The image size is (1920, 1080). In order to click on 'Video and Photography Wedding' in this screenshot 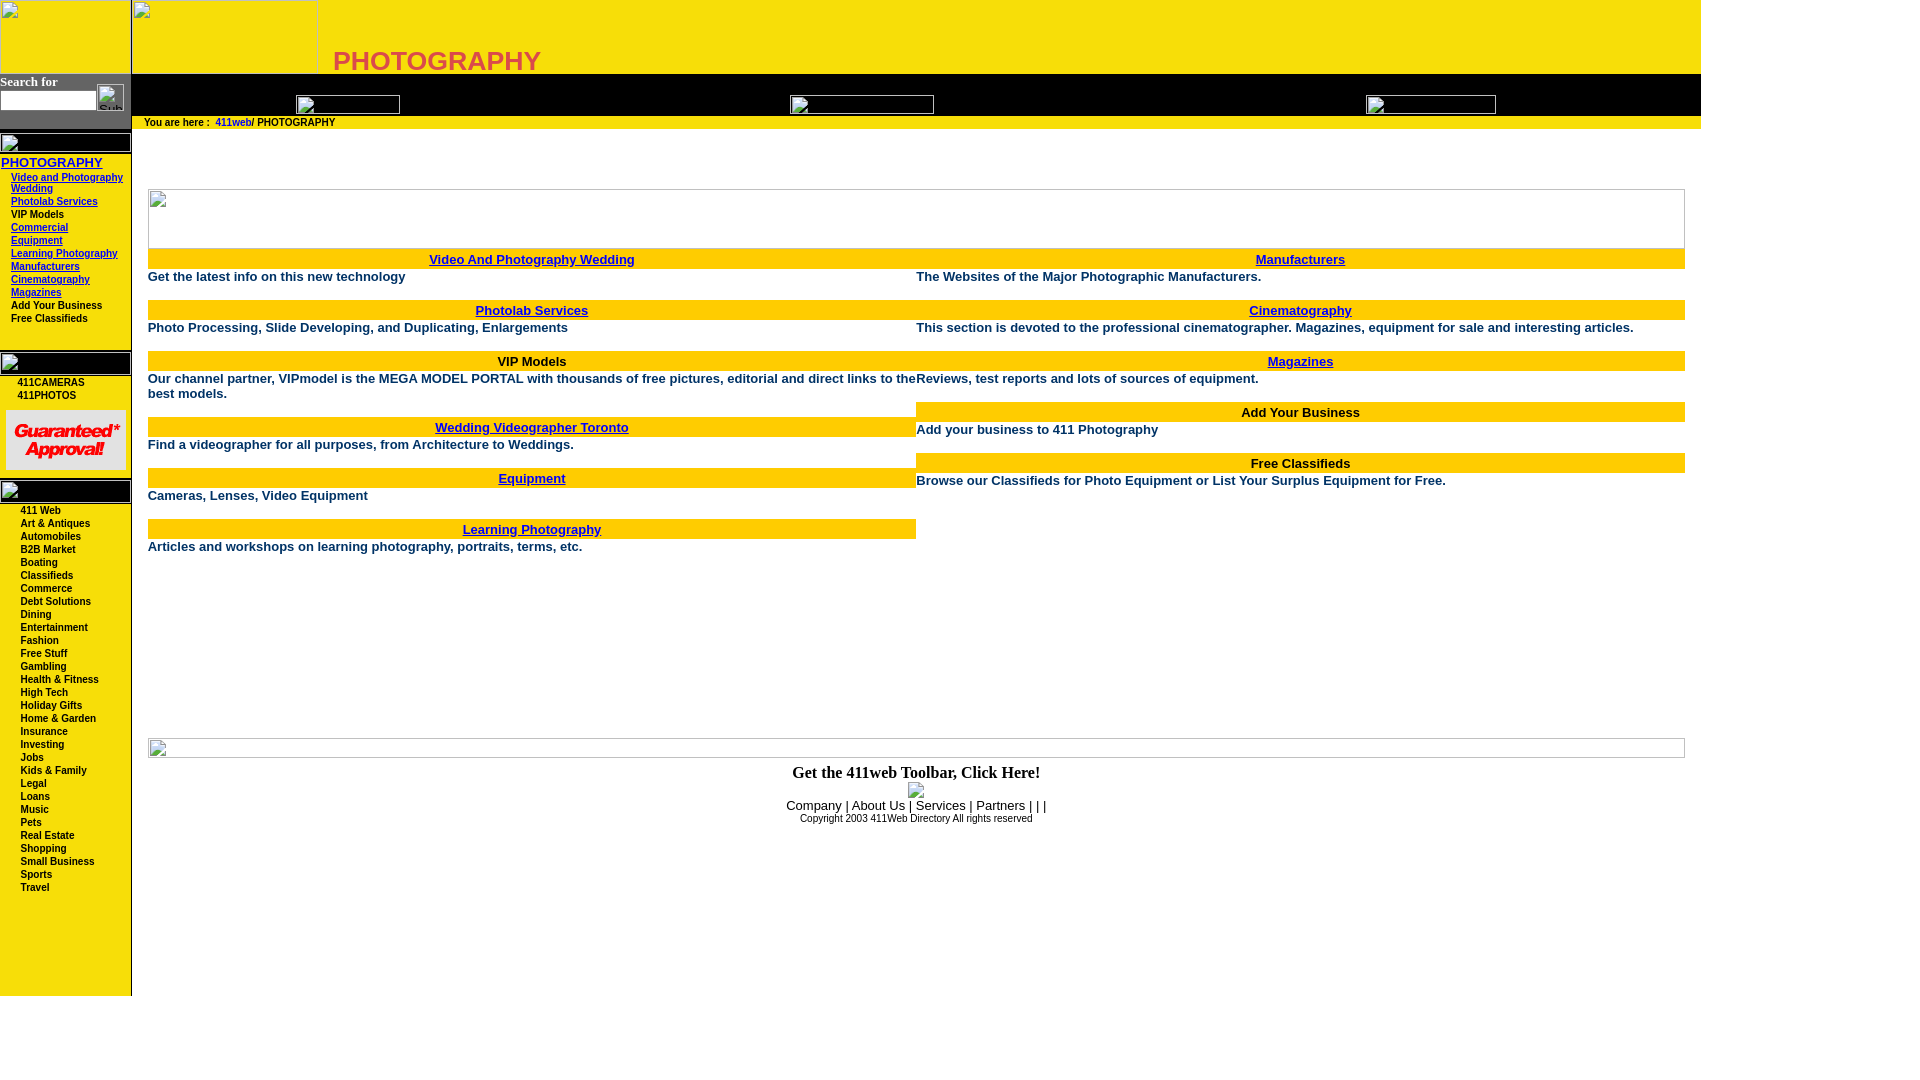, I will do `click(67, 182)`.